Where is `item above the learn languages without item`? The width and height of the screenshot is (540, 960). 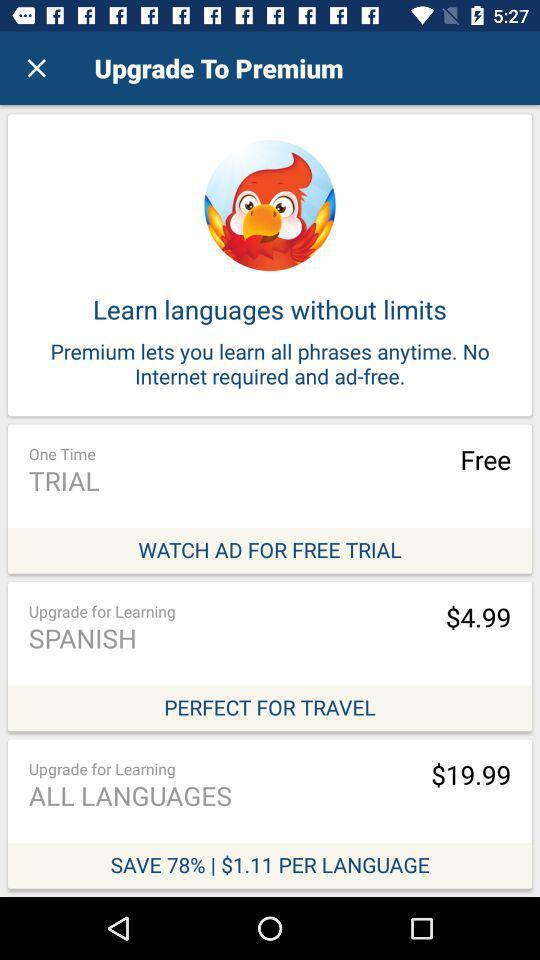 item above the learn languages without item is located at coordinates (36, 68).